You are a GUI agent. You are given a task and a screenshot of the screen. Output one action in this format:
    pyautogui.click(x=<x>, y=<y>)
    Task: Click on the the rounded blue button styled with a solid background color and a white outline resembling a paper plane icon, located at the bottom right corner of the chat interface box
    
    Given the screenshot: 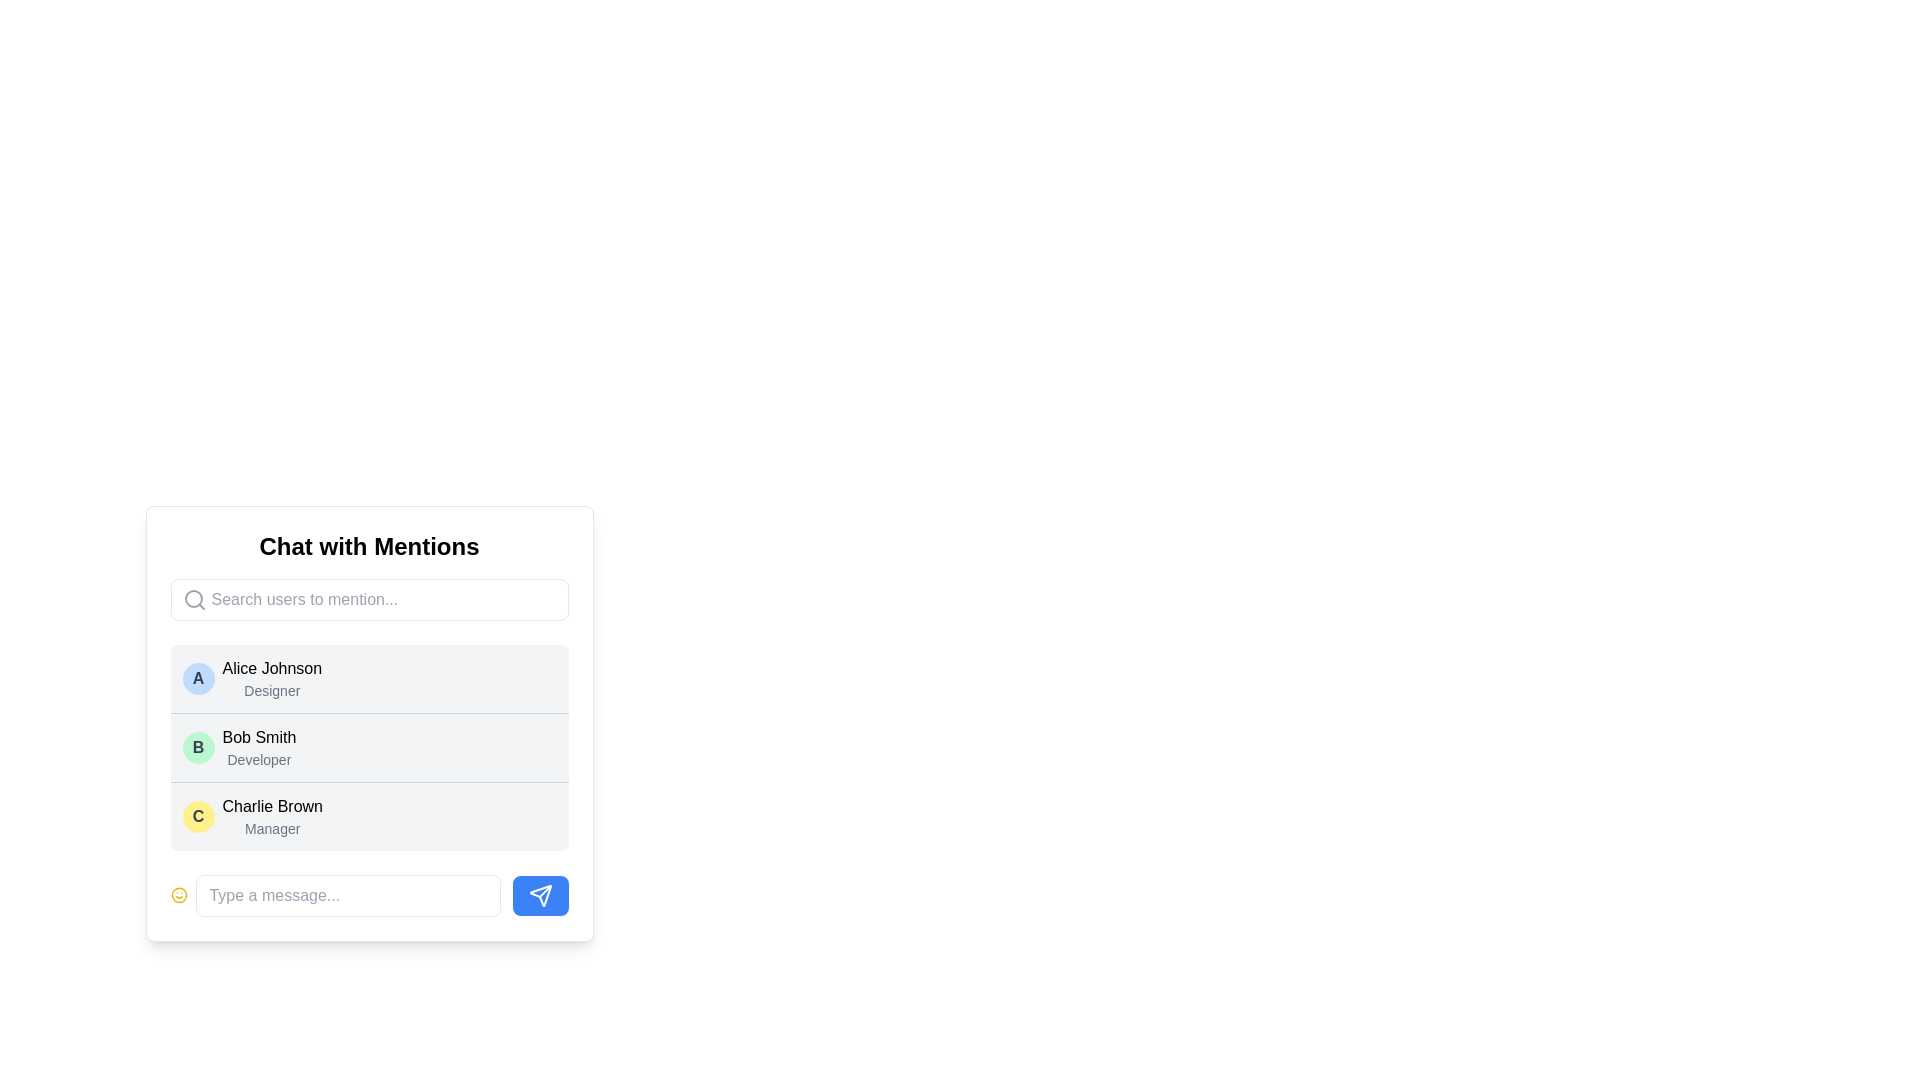 What is the action you would take?
    pyautogui.click(x=540, y=894)
    